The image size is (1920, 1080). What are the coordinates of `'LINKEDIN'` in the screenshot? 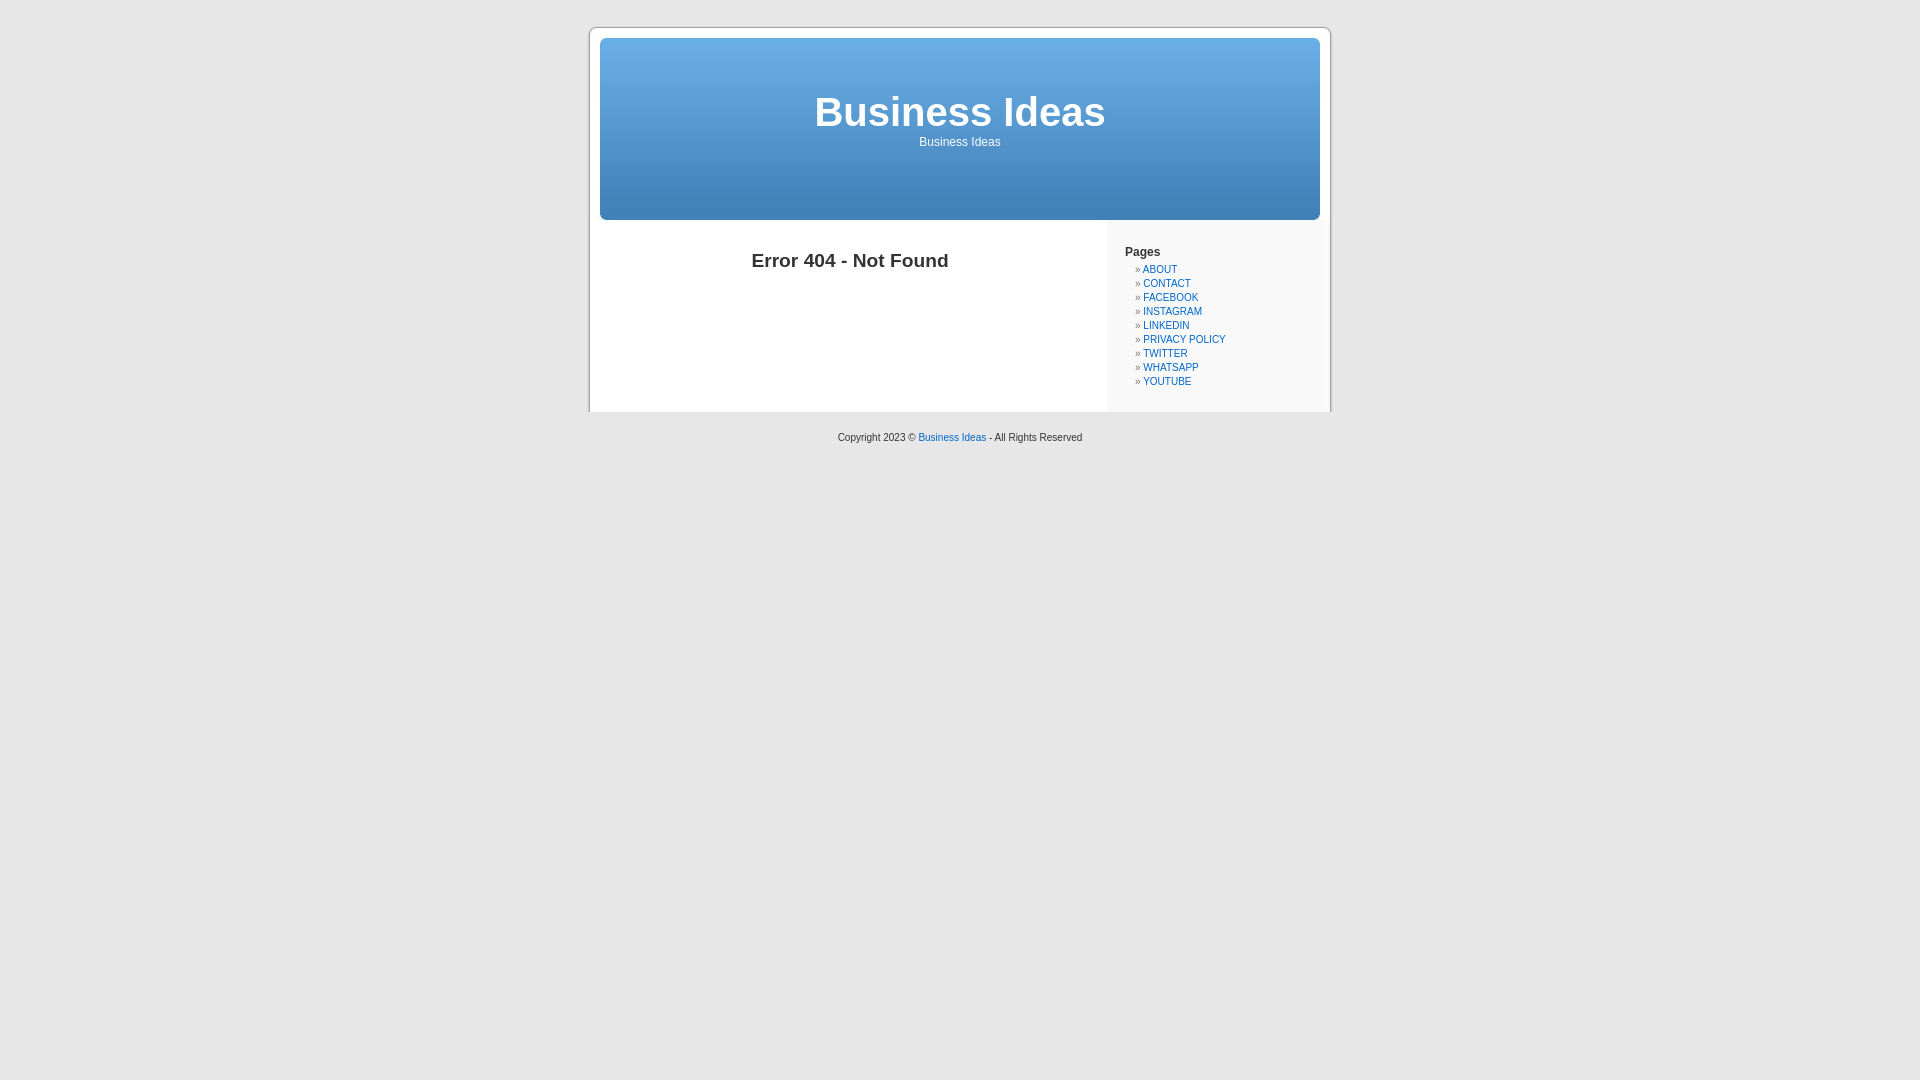 It's located at (1142, 324).